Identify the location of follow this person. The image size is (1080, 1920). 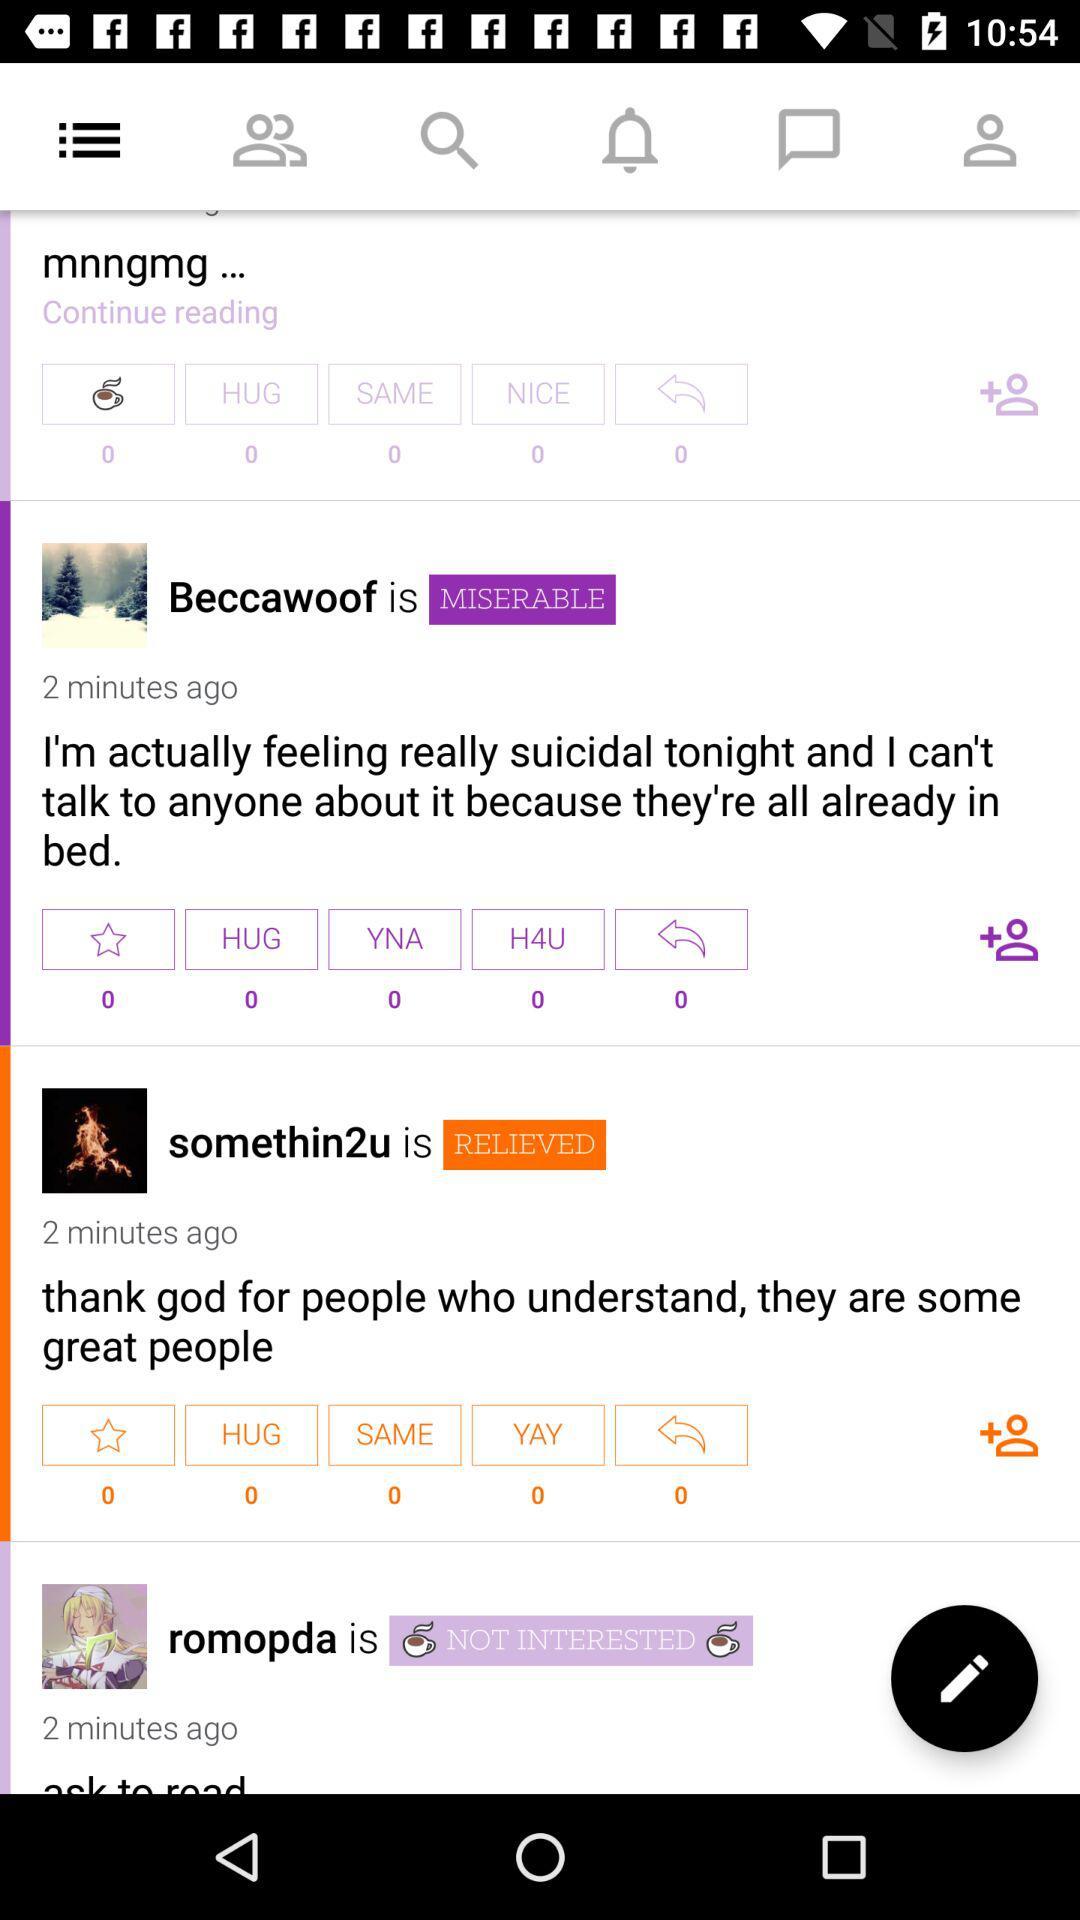
(1009, 938).